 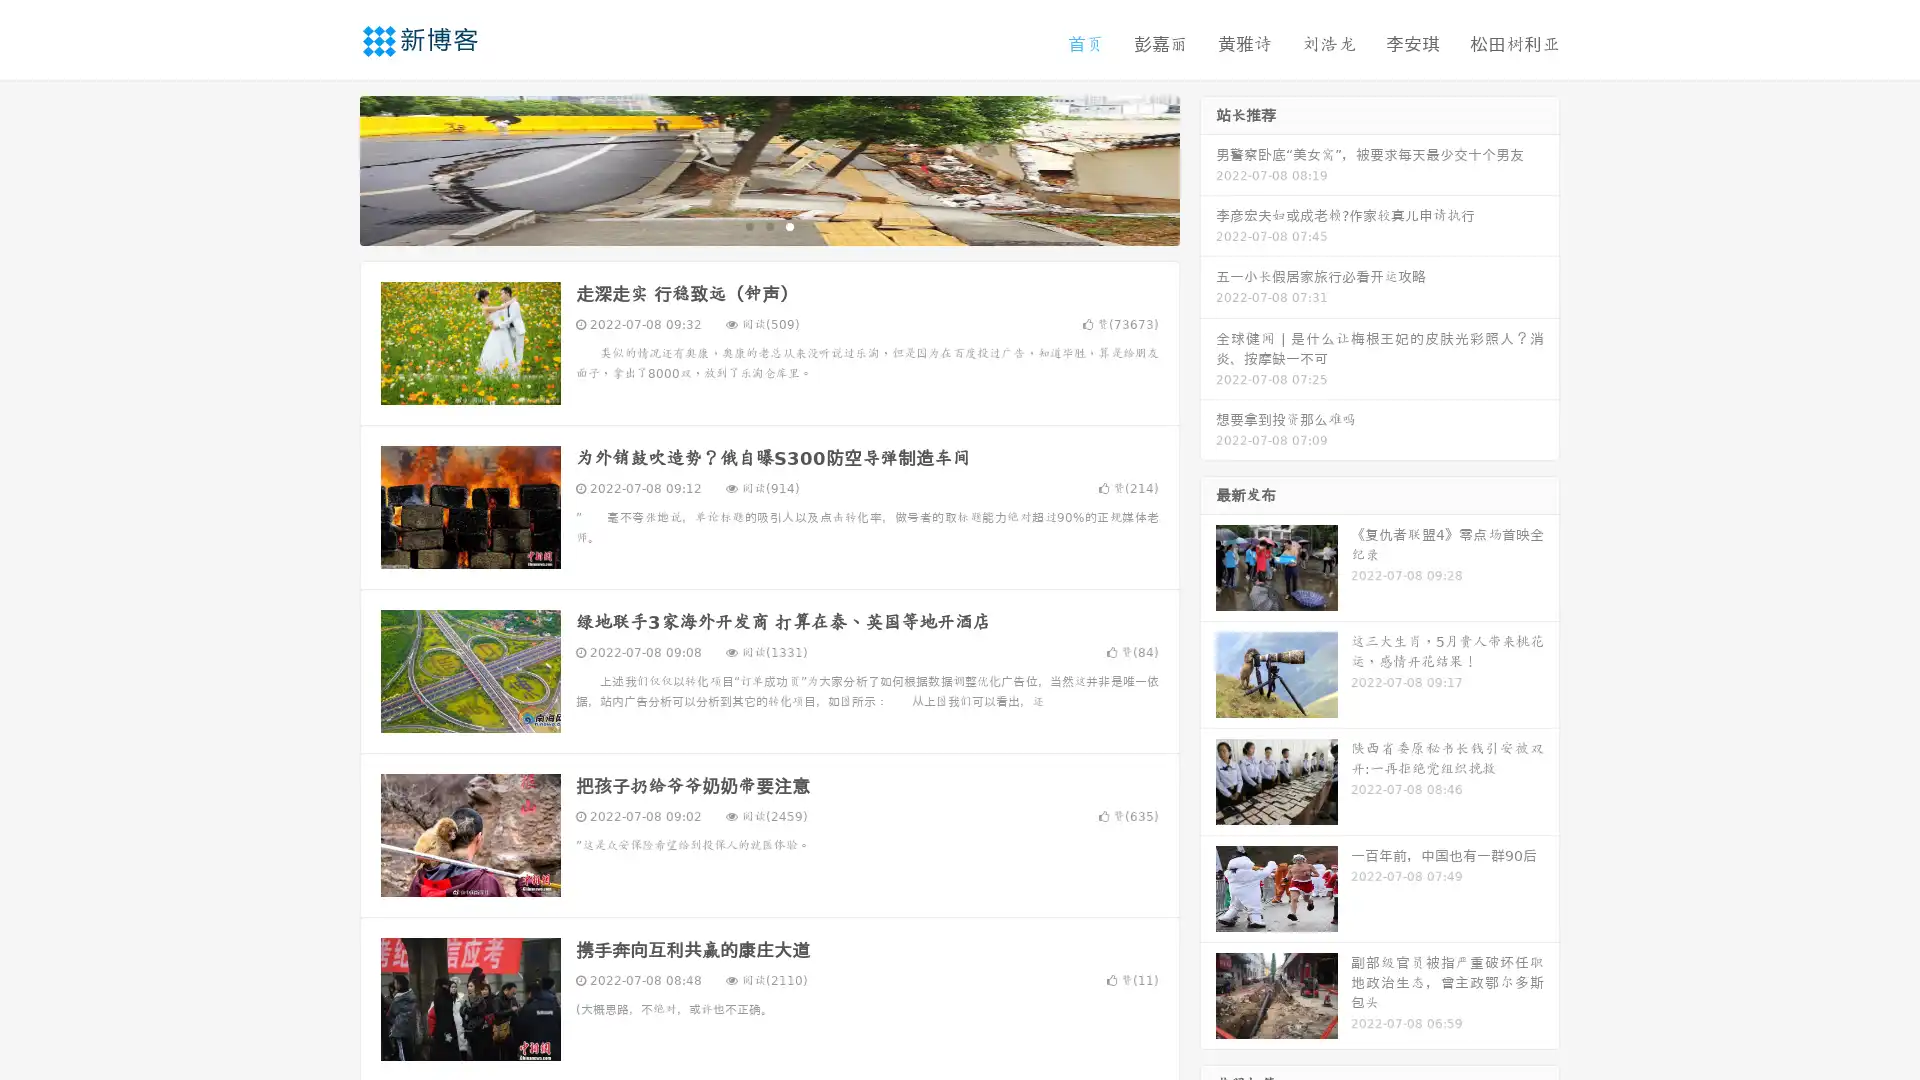 What do you see at coordinates (330, 168) in the screenshot?
I see `Previous slide` at bounding box center [330, 168].